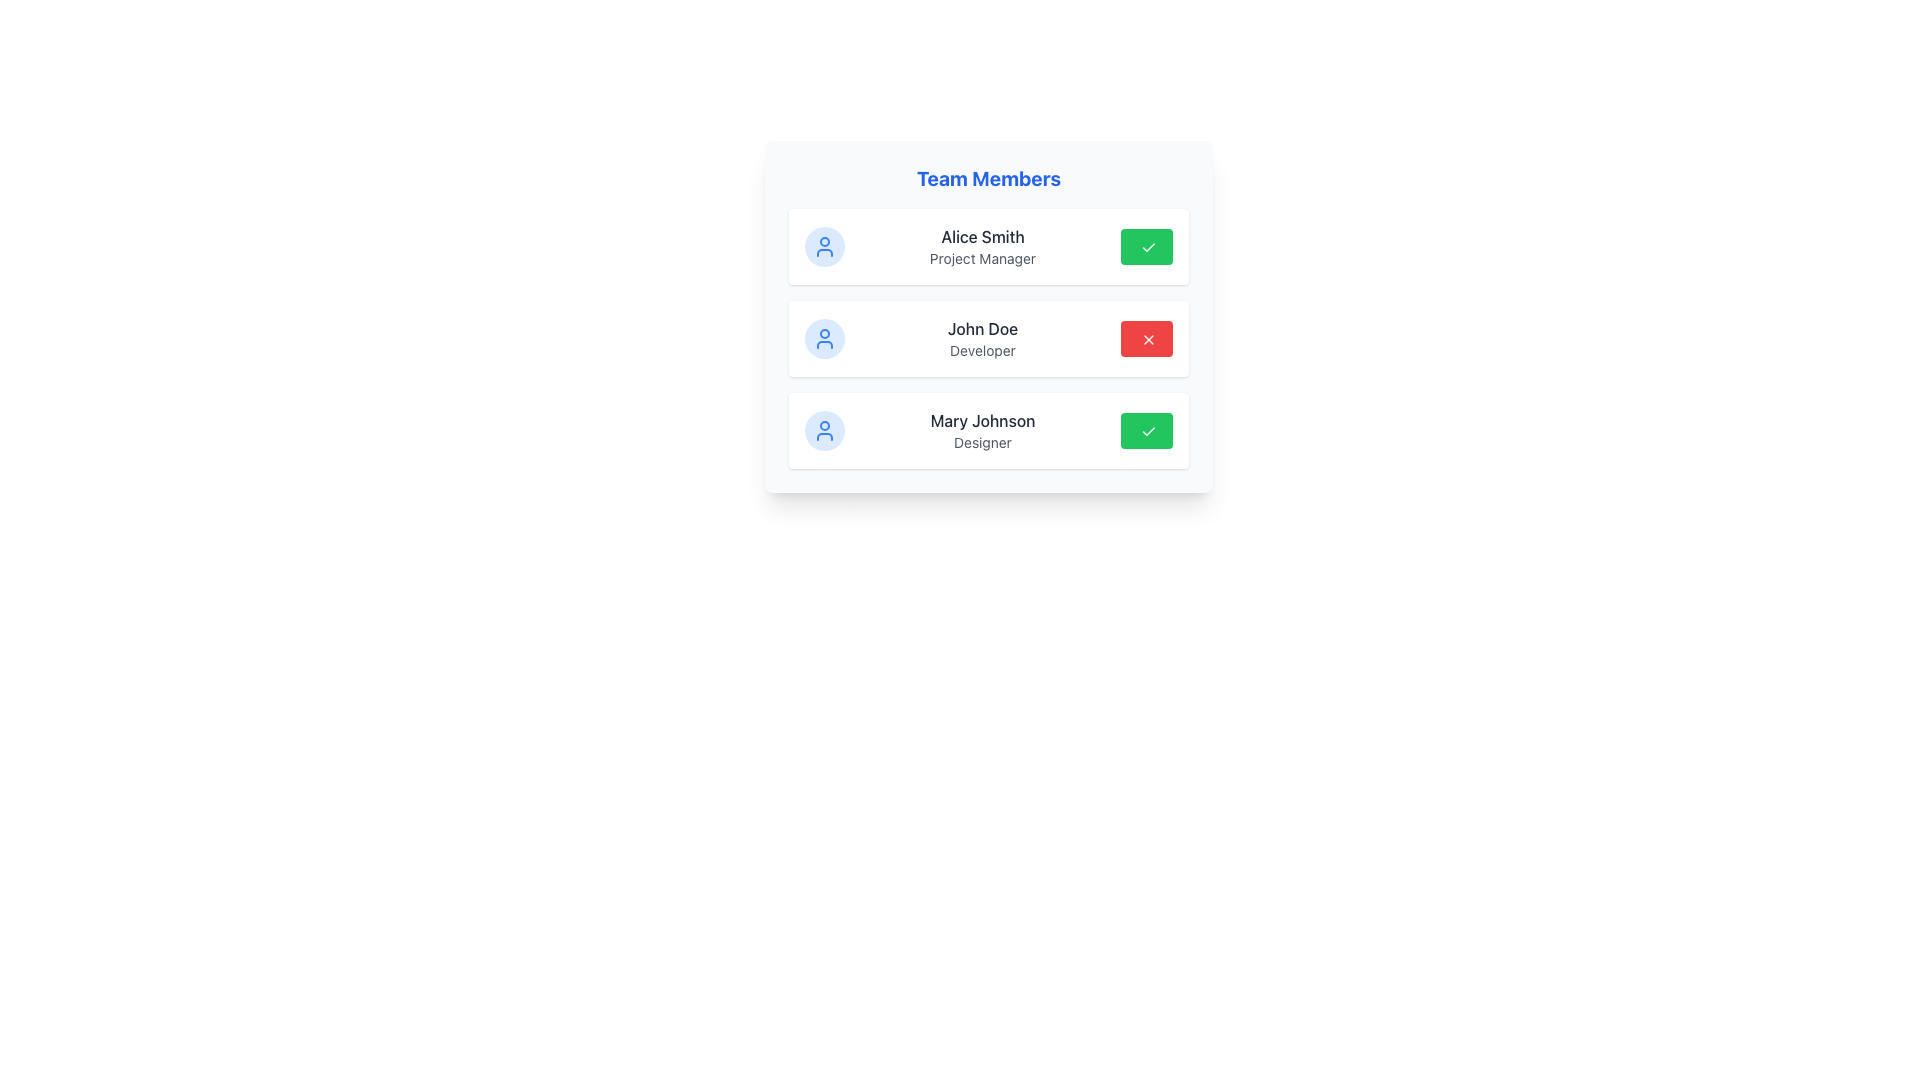 The width and height of the screenshot is (1920, 1080). What do you see at coordinates (988, 177) in the screenshot?
I see `text of the header element that displays 'Team Members', which is styled in bold and large blue font, located at the top of the panel` at bounding box center [988, 177].